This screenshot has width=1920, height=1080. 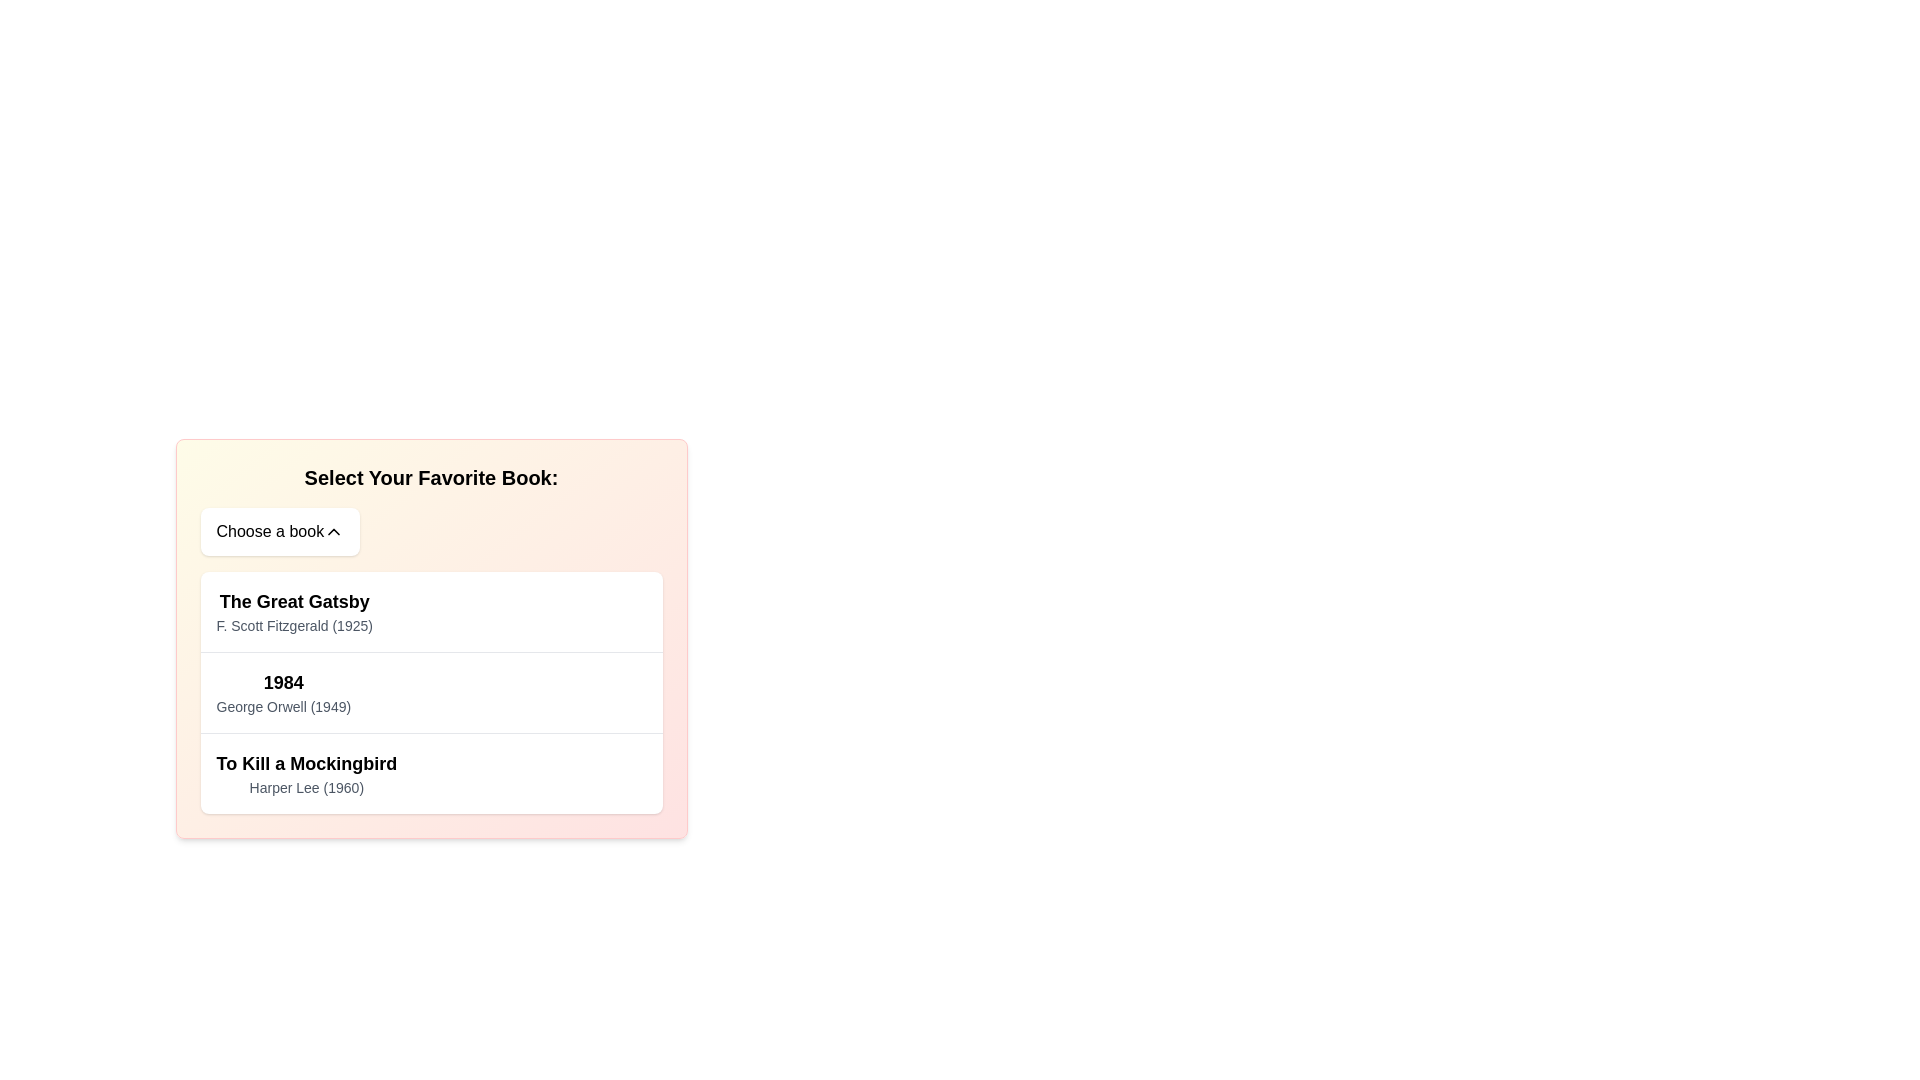 What do you see at coordinates (293, 611) in the screenshot?
I see `the text content display for 'The Great Gatsby' which is styled with a bold title and a lighter subtitle, located under the header 'Select Your Favorite Book'` at bounding box center [293, 611].